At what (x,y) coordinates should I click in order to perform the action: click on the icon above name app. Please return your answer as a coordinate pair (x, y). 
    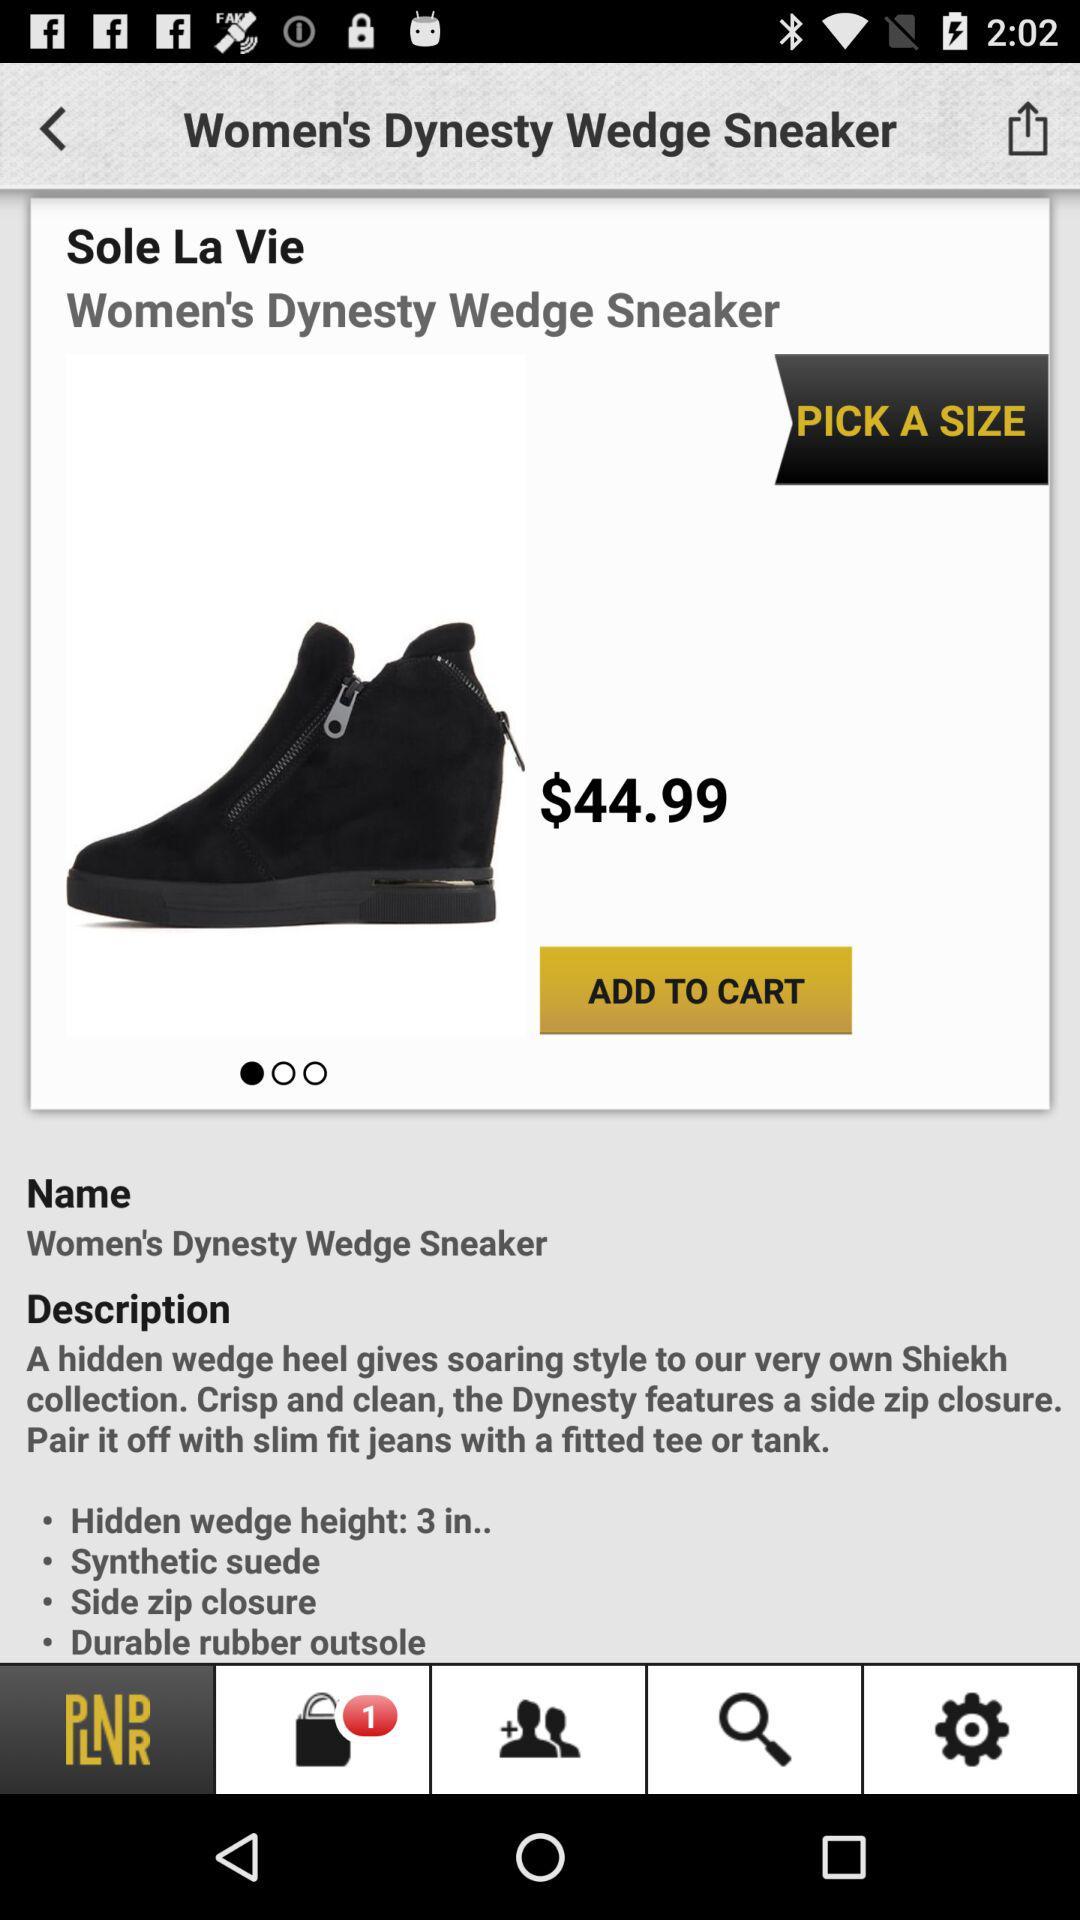
    Looking at the image, I should click on (694, 990).